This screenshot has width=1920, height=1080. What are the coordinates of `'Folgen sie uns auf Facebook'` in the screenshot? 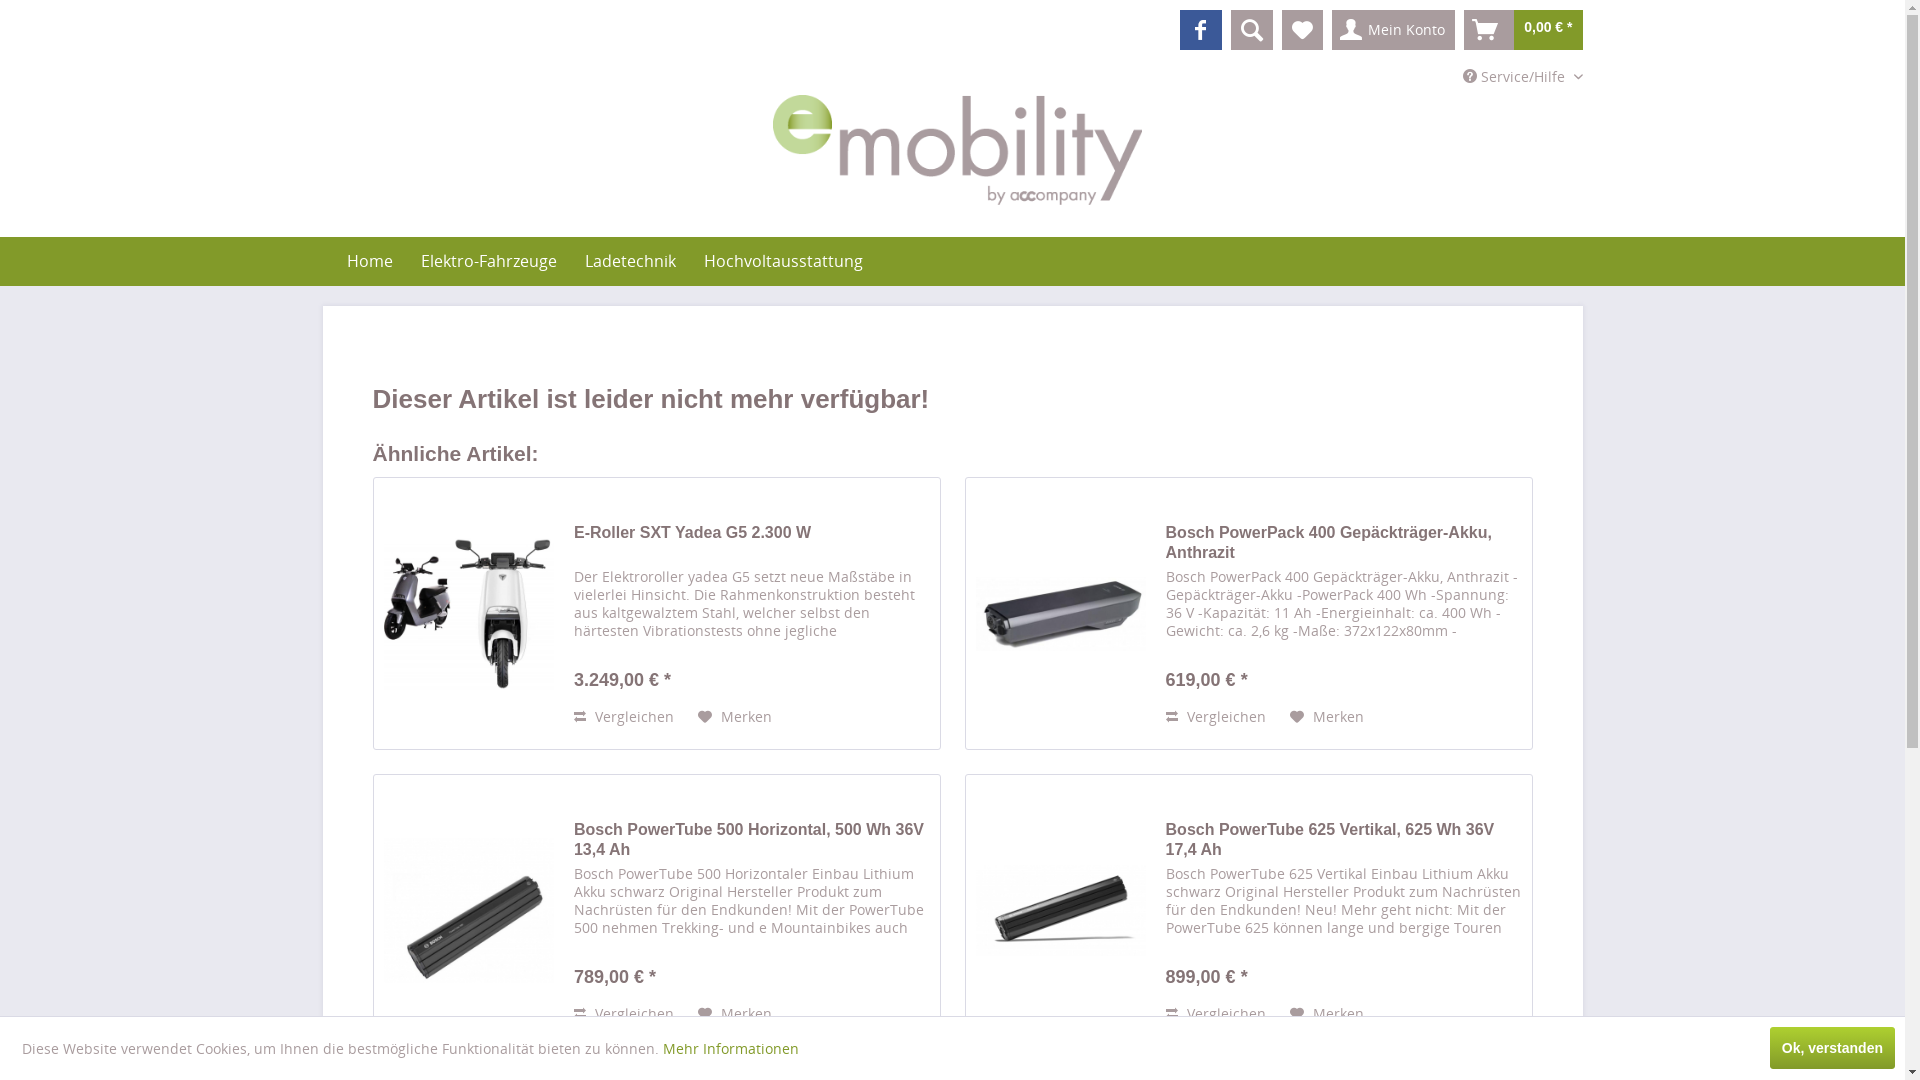 It's located at (1200, 30).